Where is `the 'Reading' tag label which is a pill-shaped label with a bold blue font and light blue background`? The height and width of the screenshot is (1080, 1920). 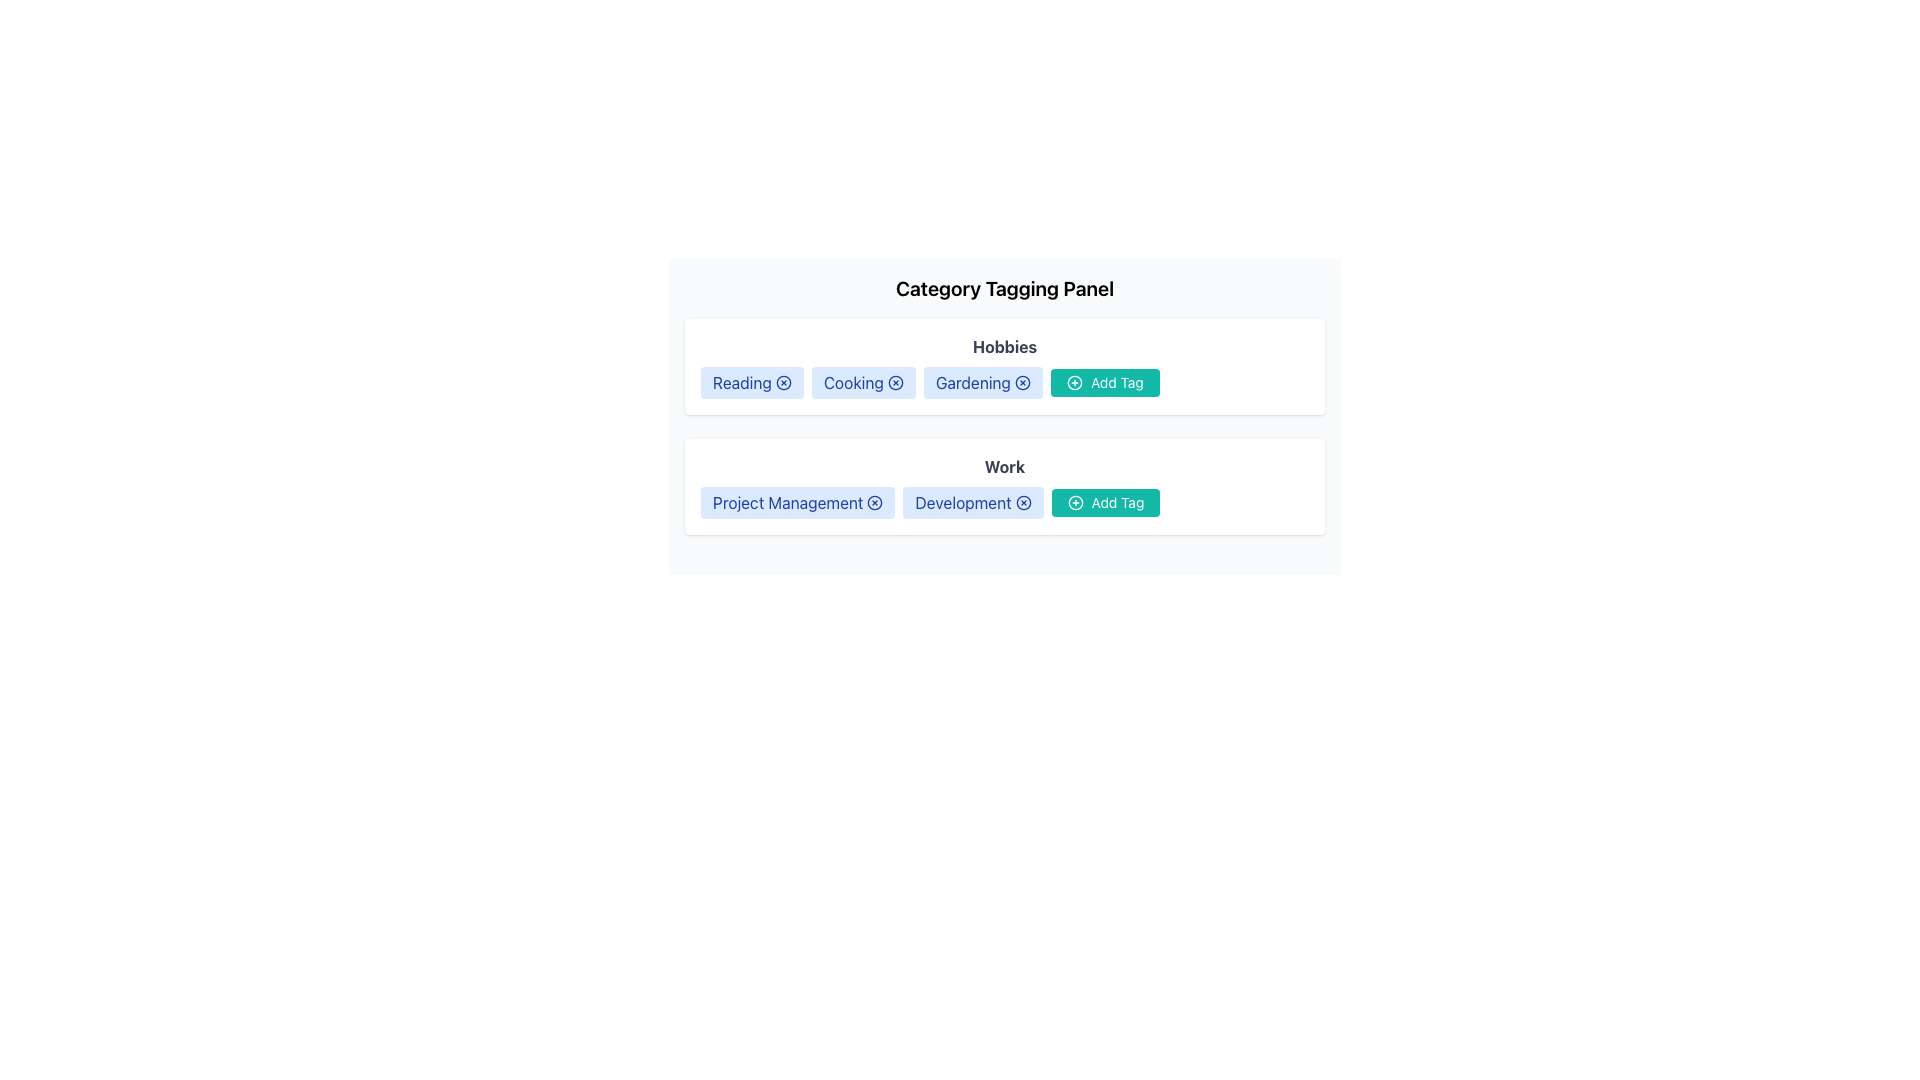
the 'Reading' tag label which is a pill-shaped label with a bold blue font and light blue background is located at coordinates (751, 382).